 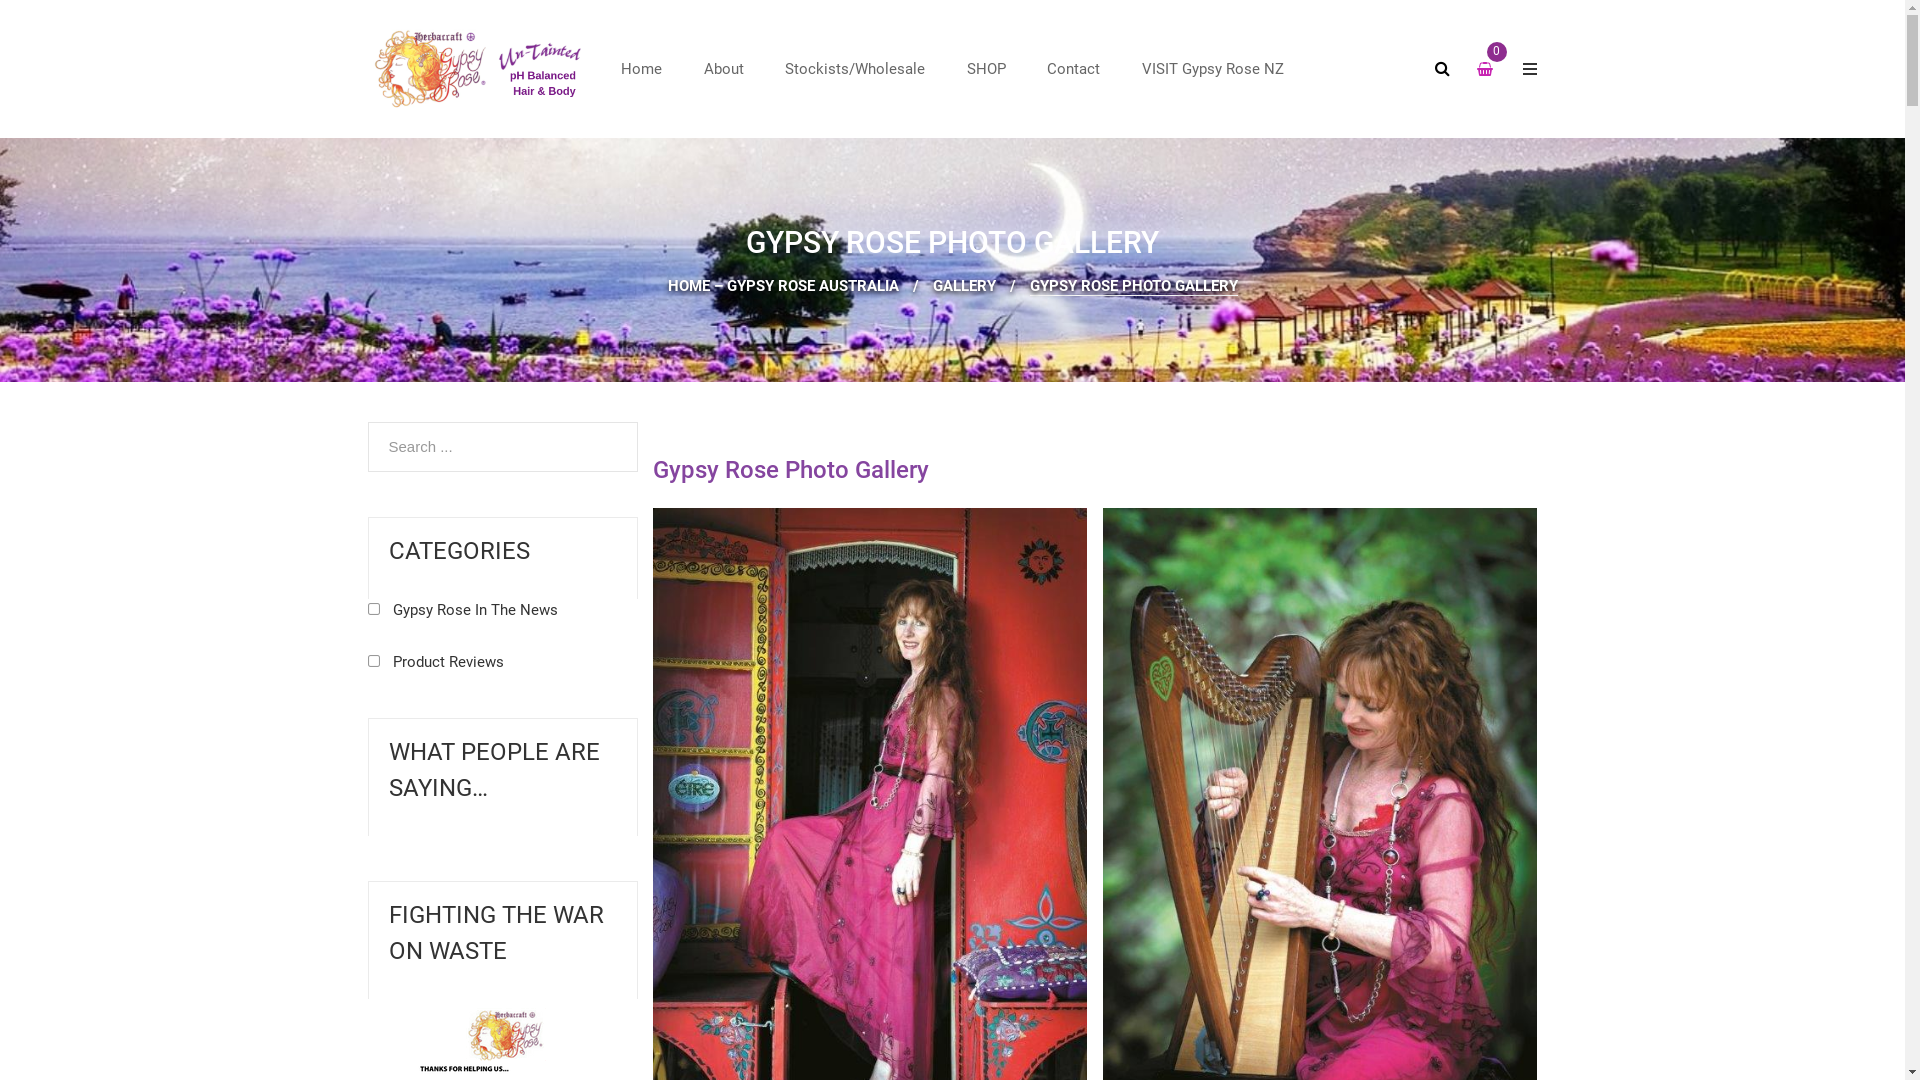 What do you see at coordinates (685, 68) in the screenshot?
I see `'About'` at bounding box center [685, 68].